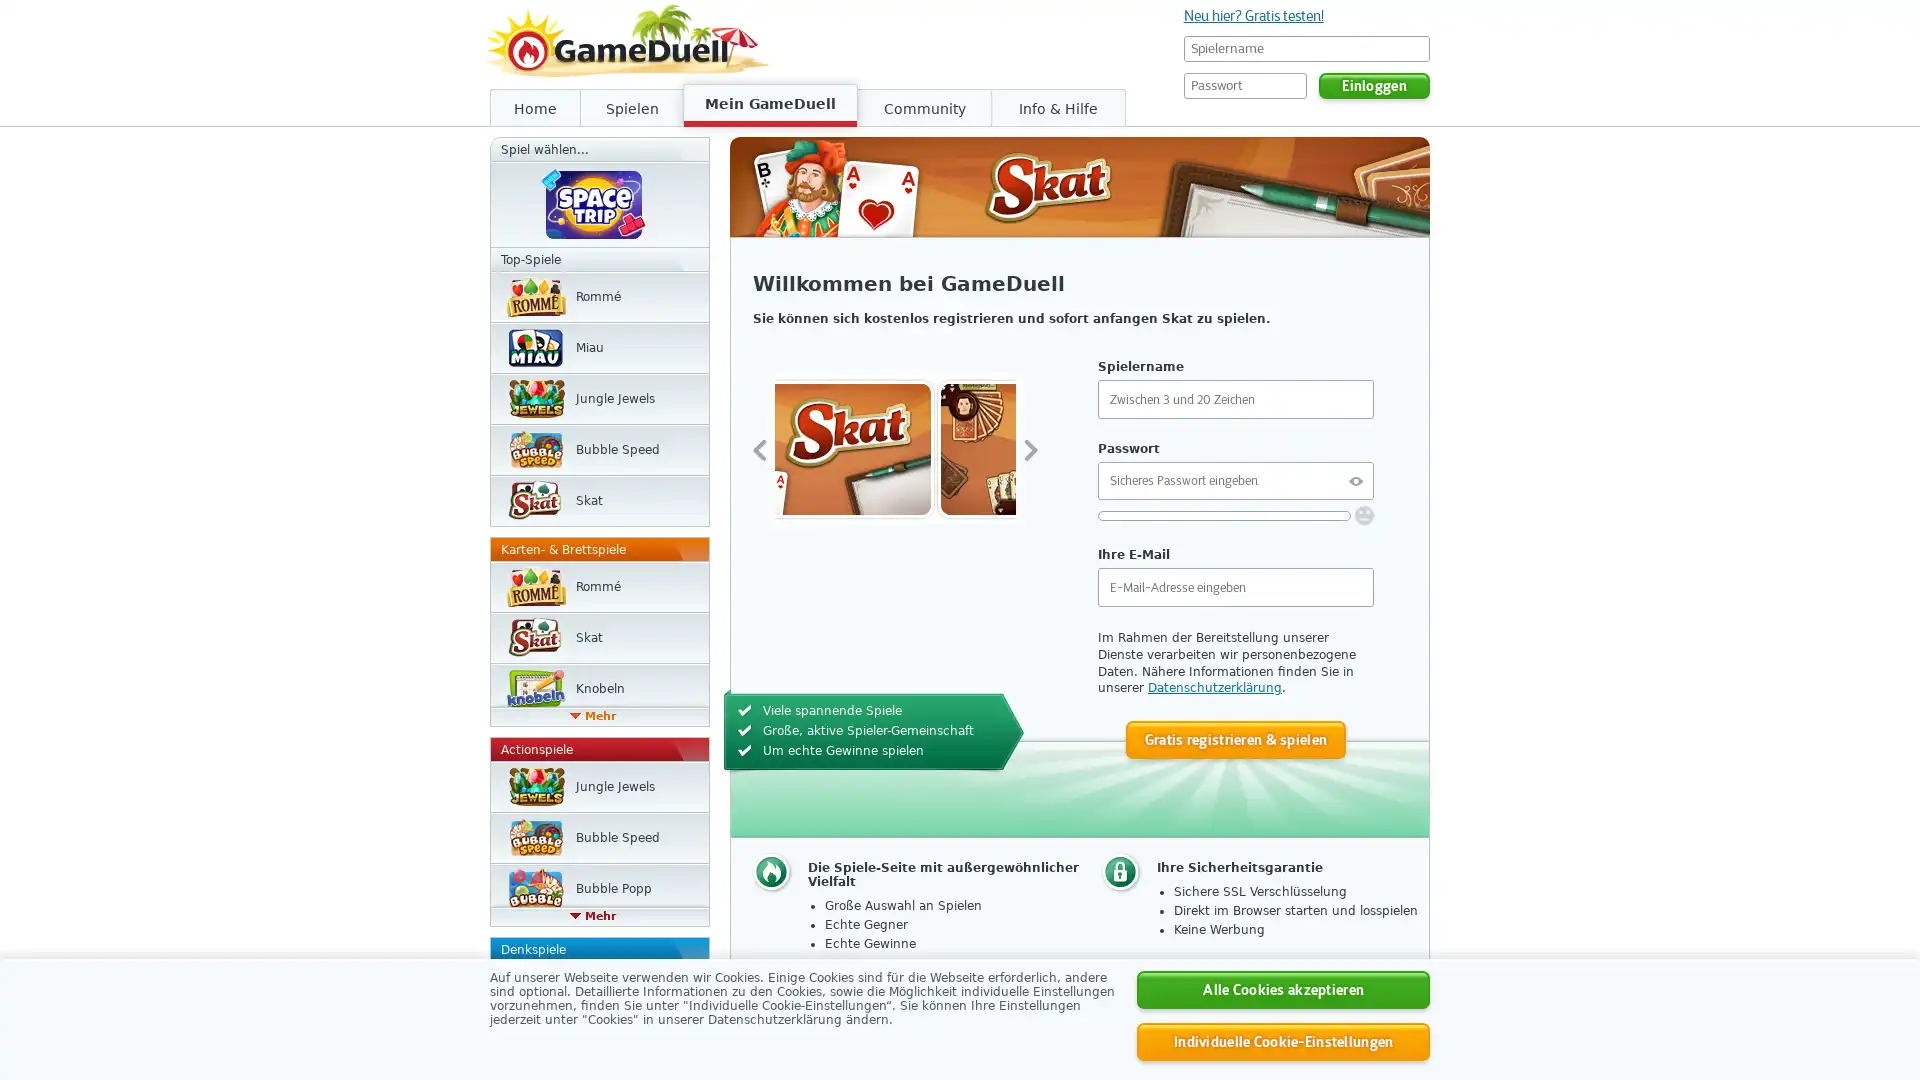 This screenshot has height=1080, width=1920. What do you see at coordinates (1234, 739) in the screenshot?
I see `Gratis registrieren & spielen` at bounding box center [1234, 739].